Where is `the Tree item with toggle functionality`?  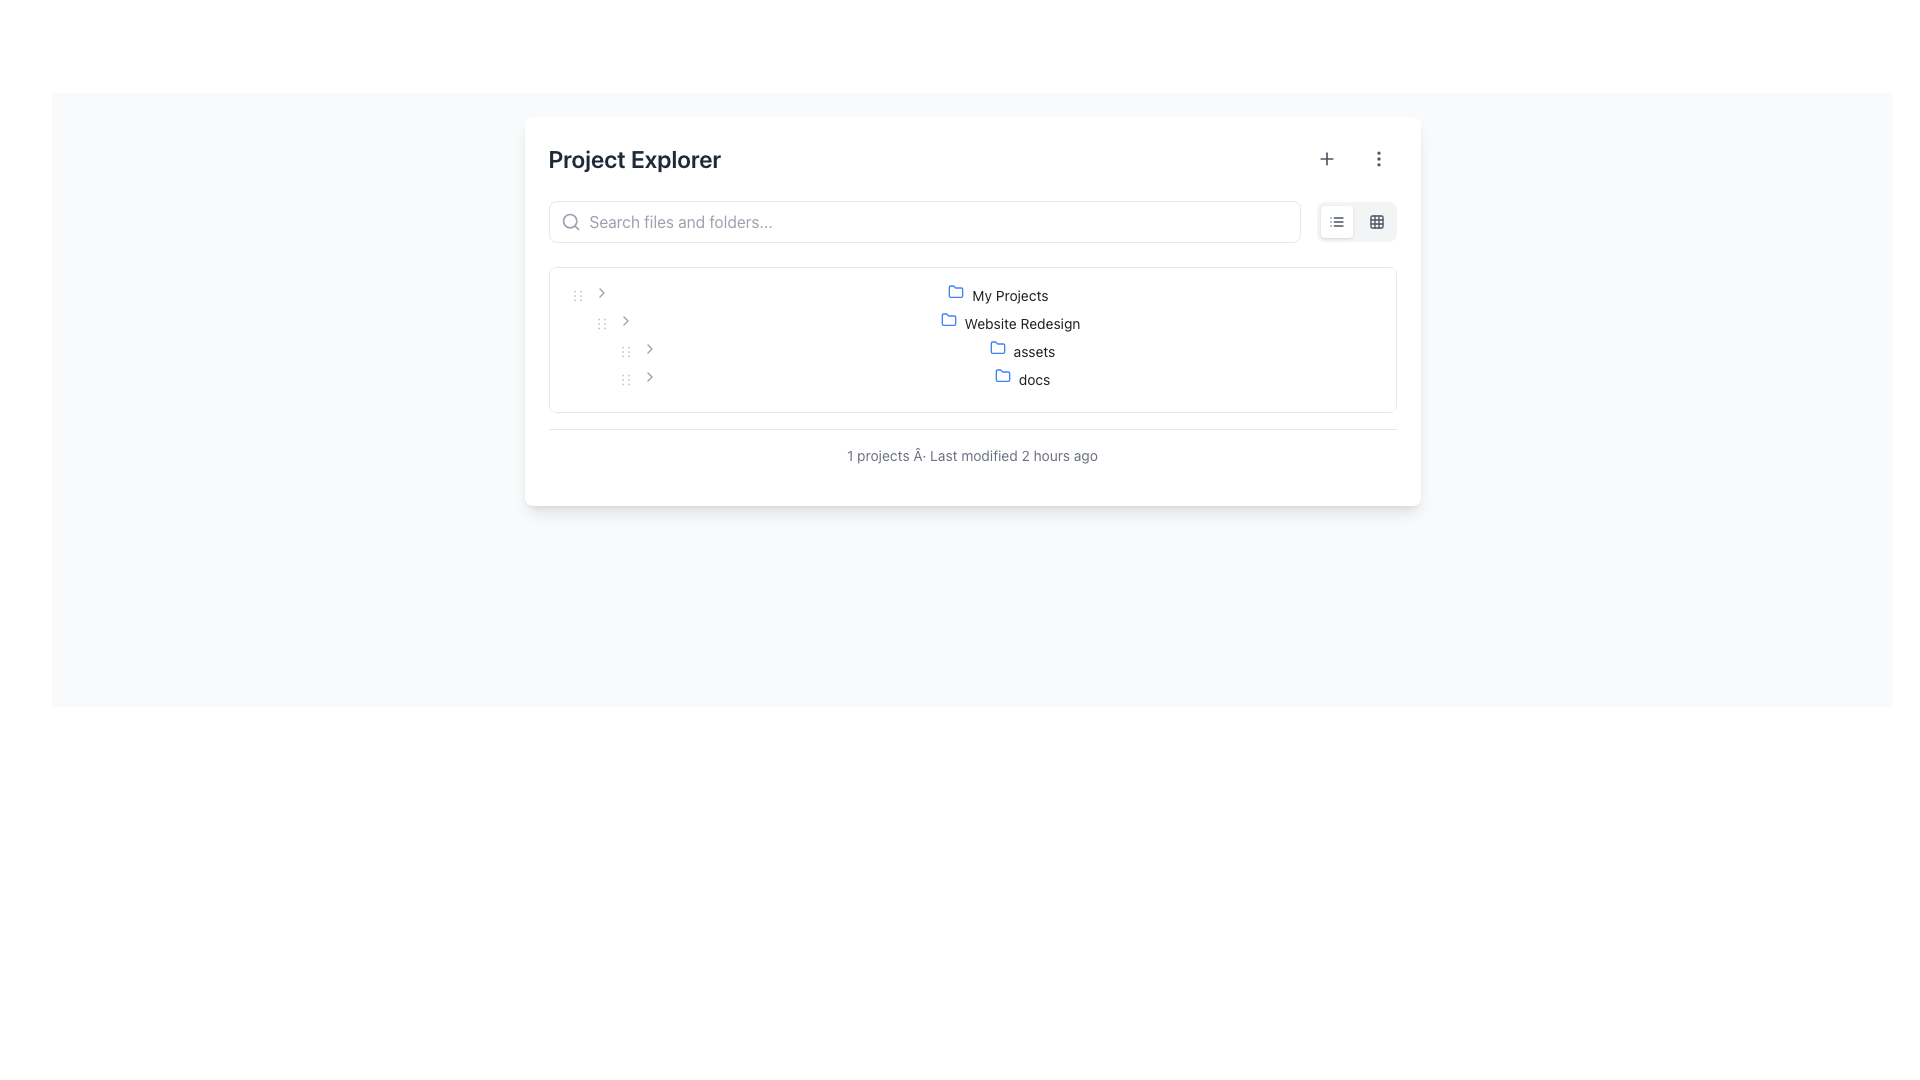 the Tree item with toggle functionality is located at coordinates (972, 296).